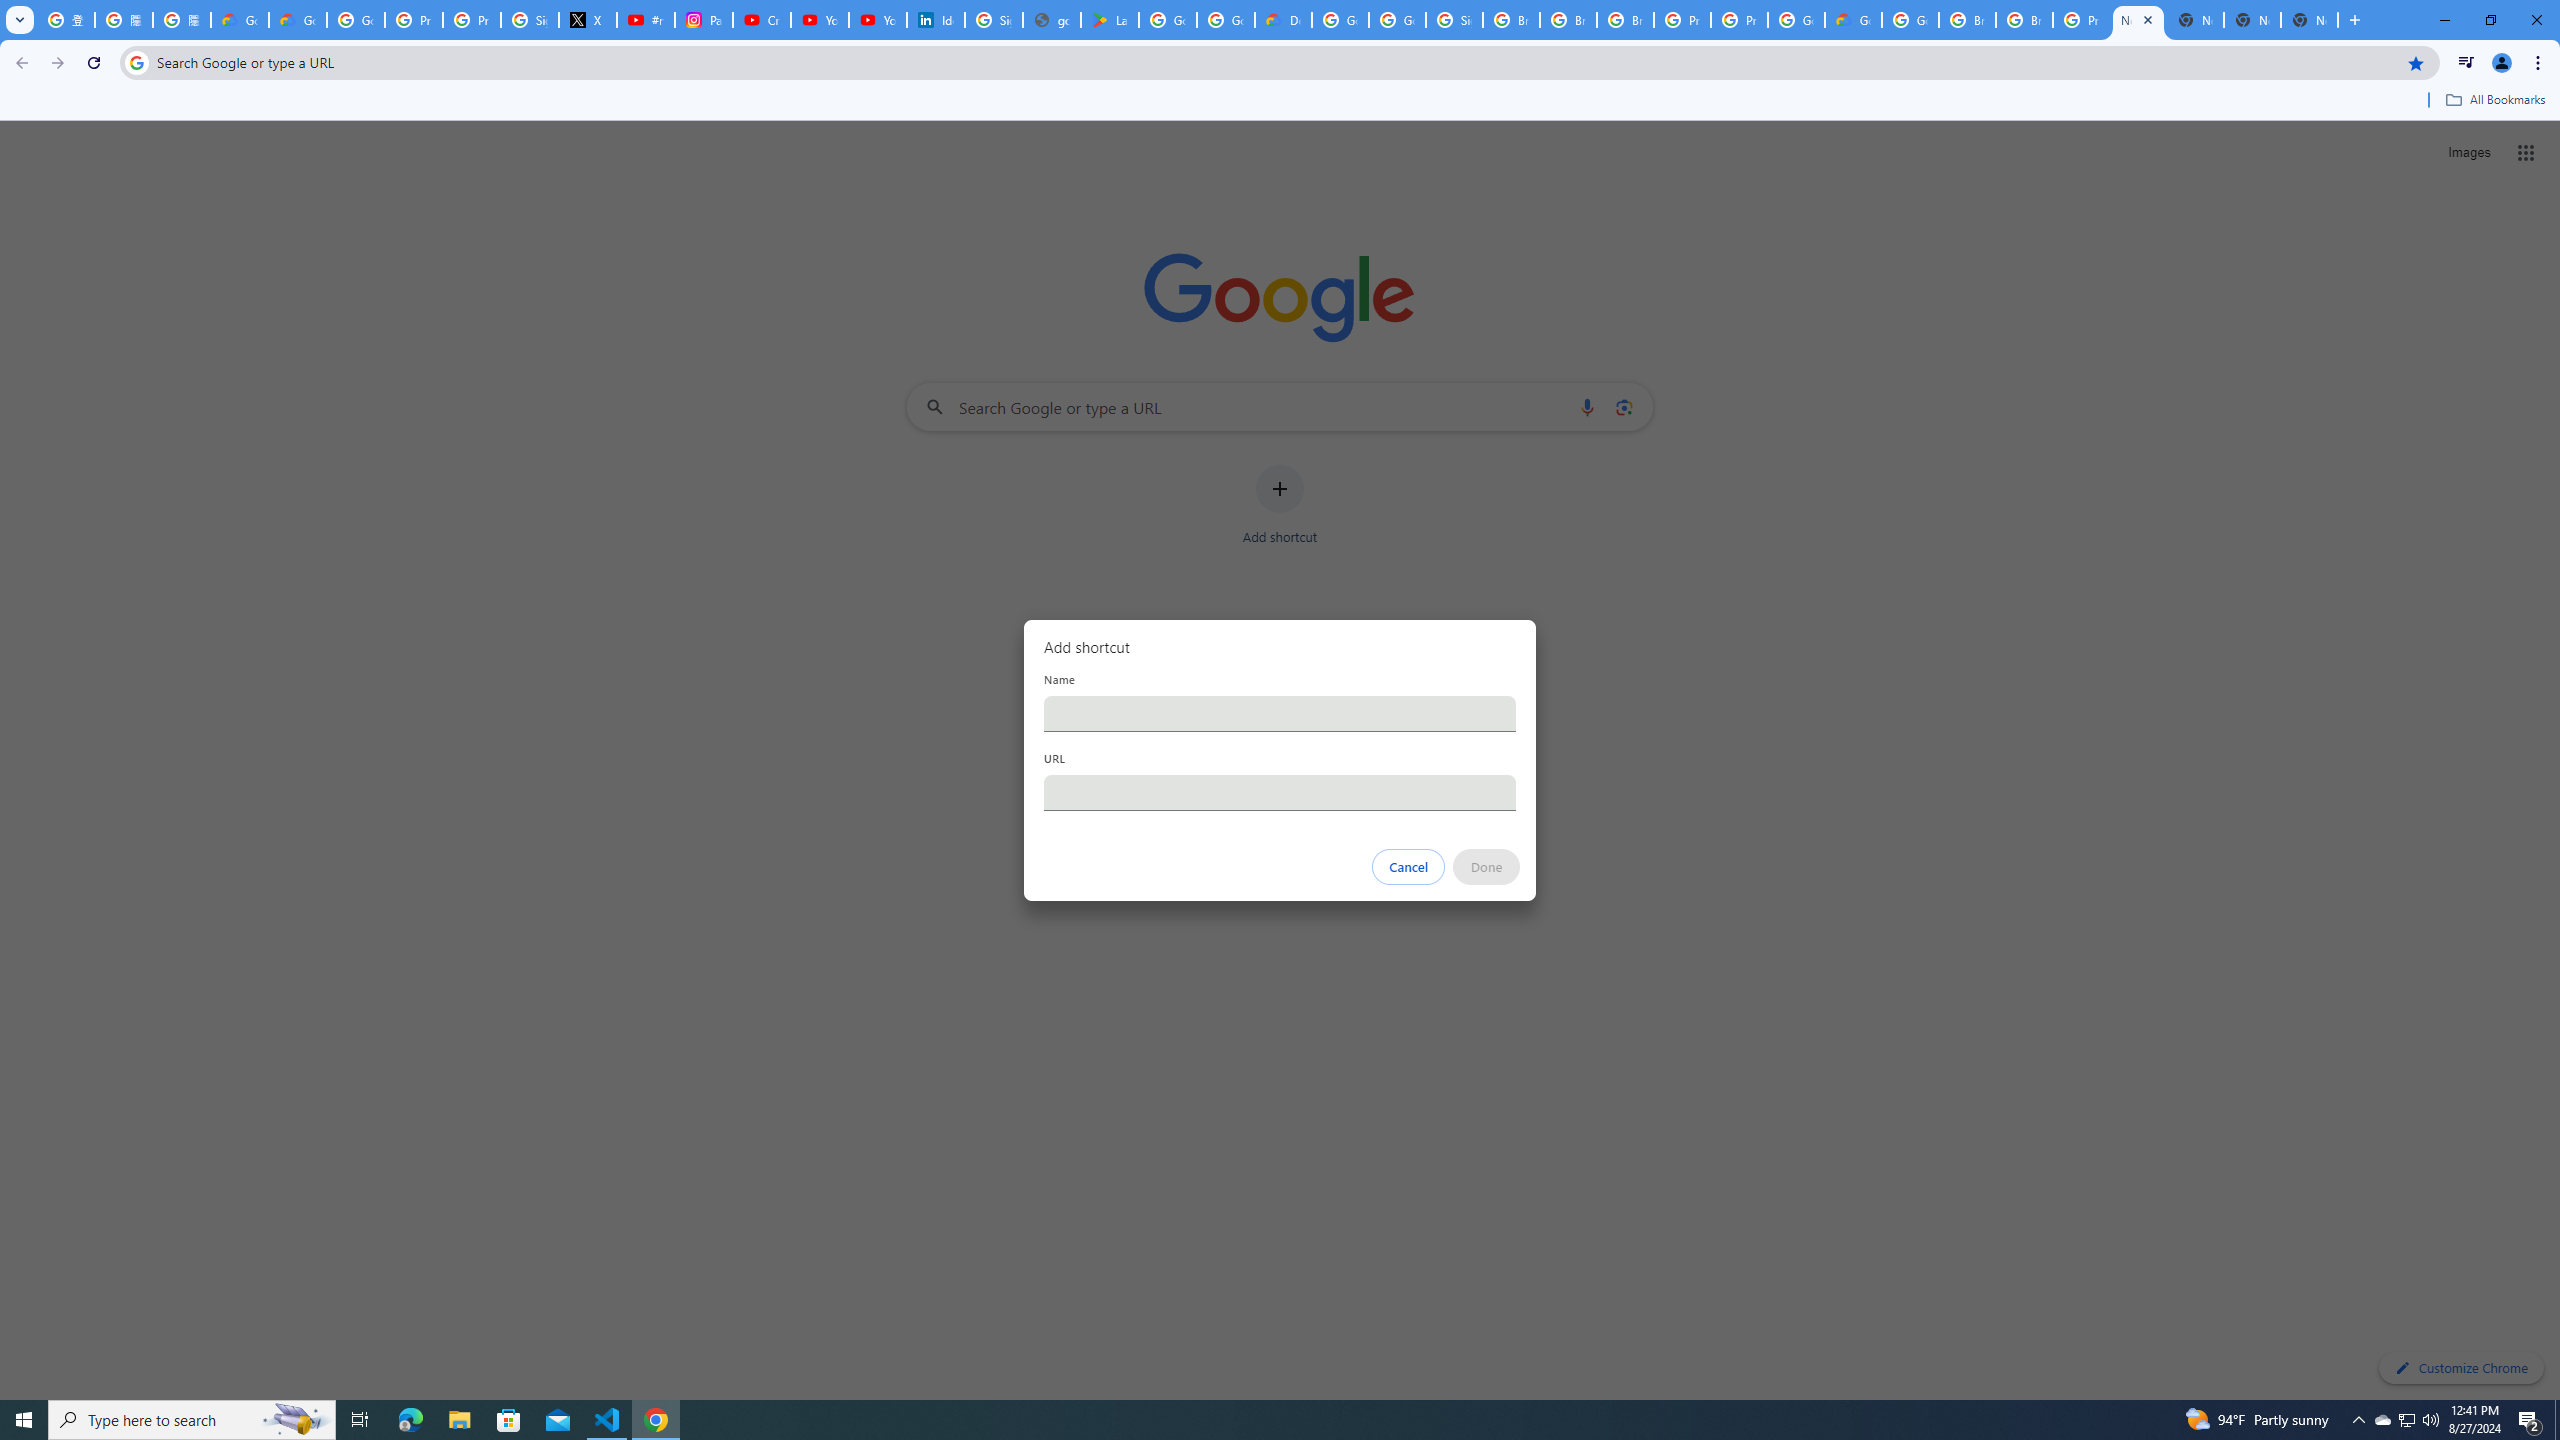 The height and width of the screenshot is (1440, 2560). I want to click on 'Cancel', so click(1409, 866).